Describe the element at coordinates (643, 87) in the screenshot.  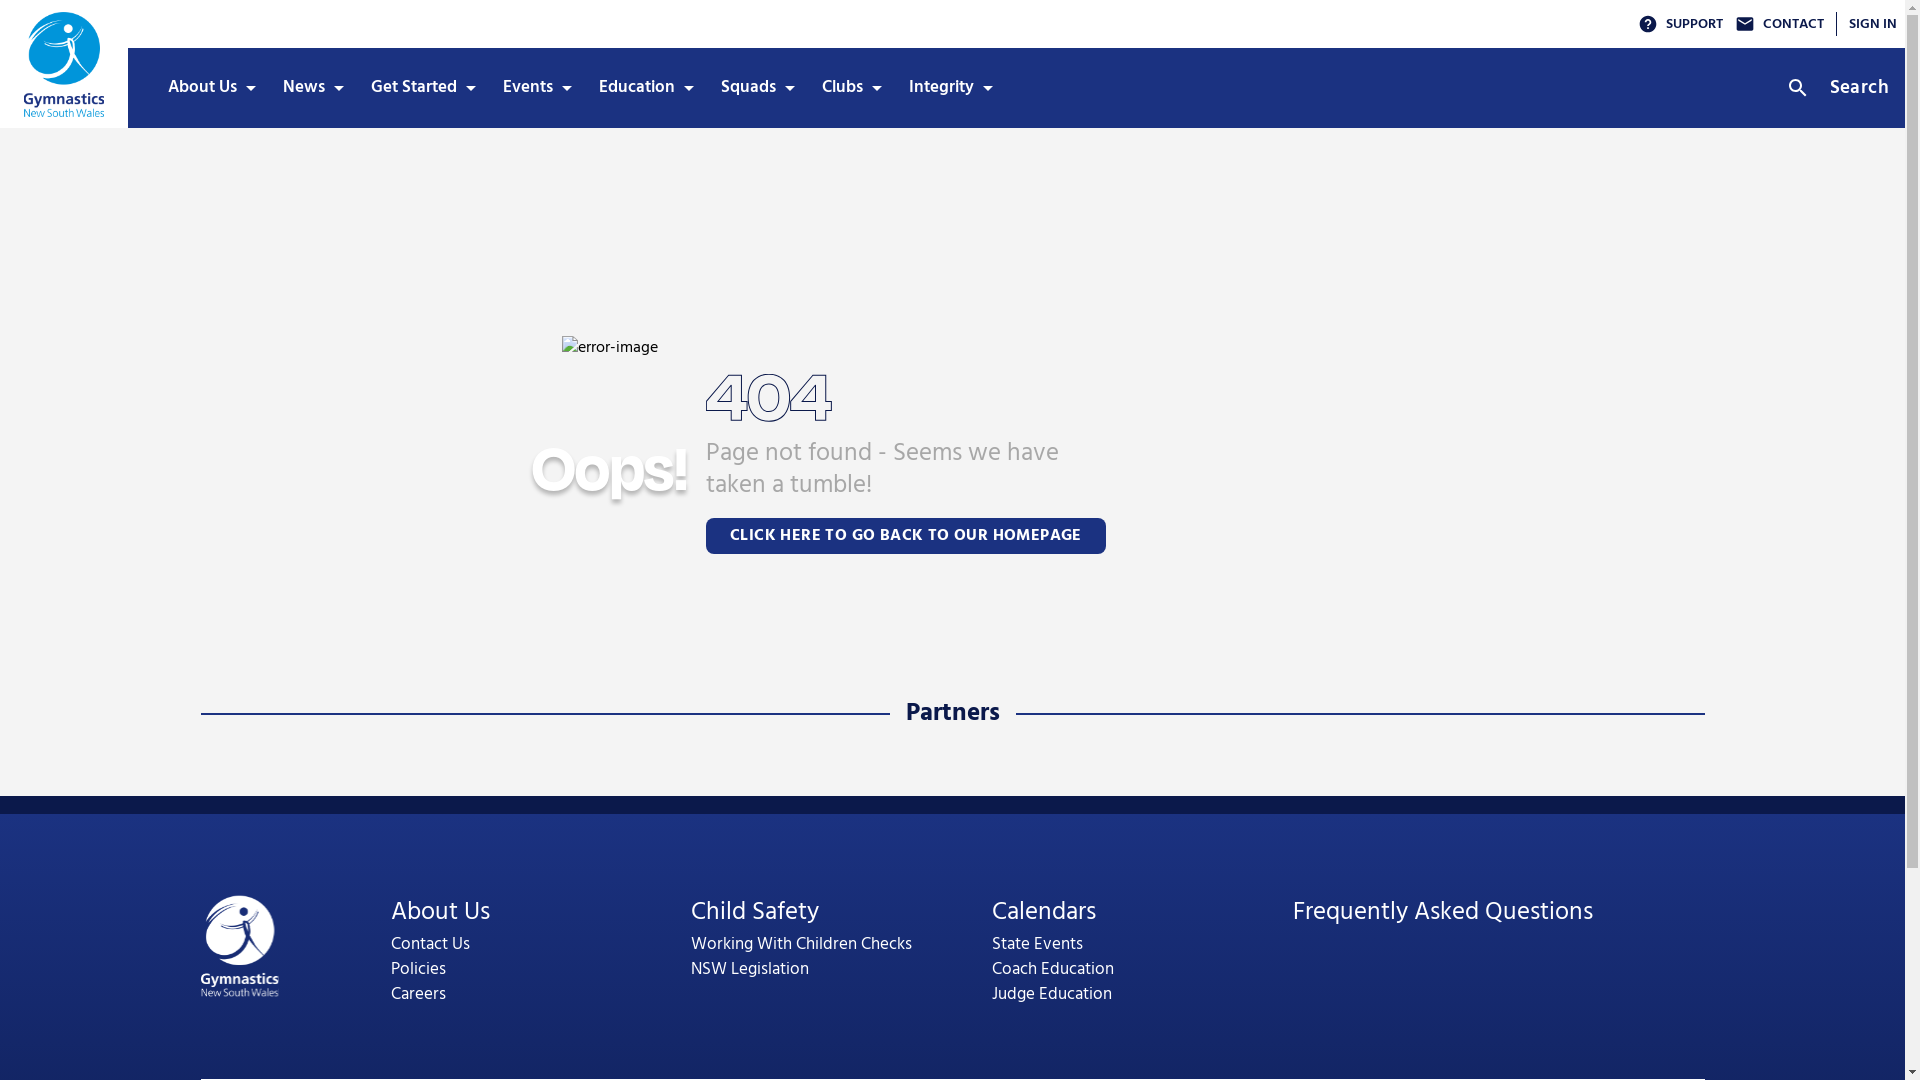
I see `'Education'` at that location.